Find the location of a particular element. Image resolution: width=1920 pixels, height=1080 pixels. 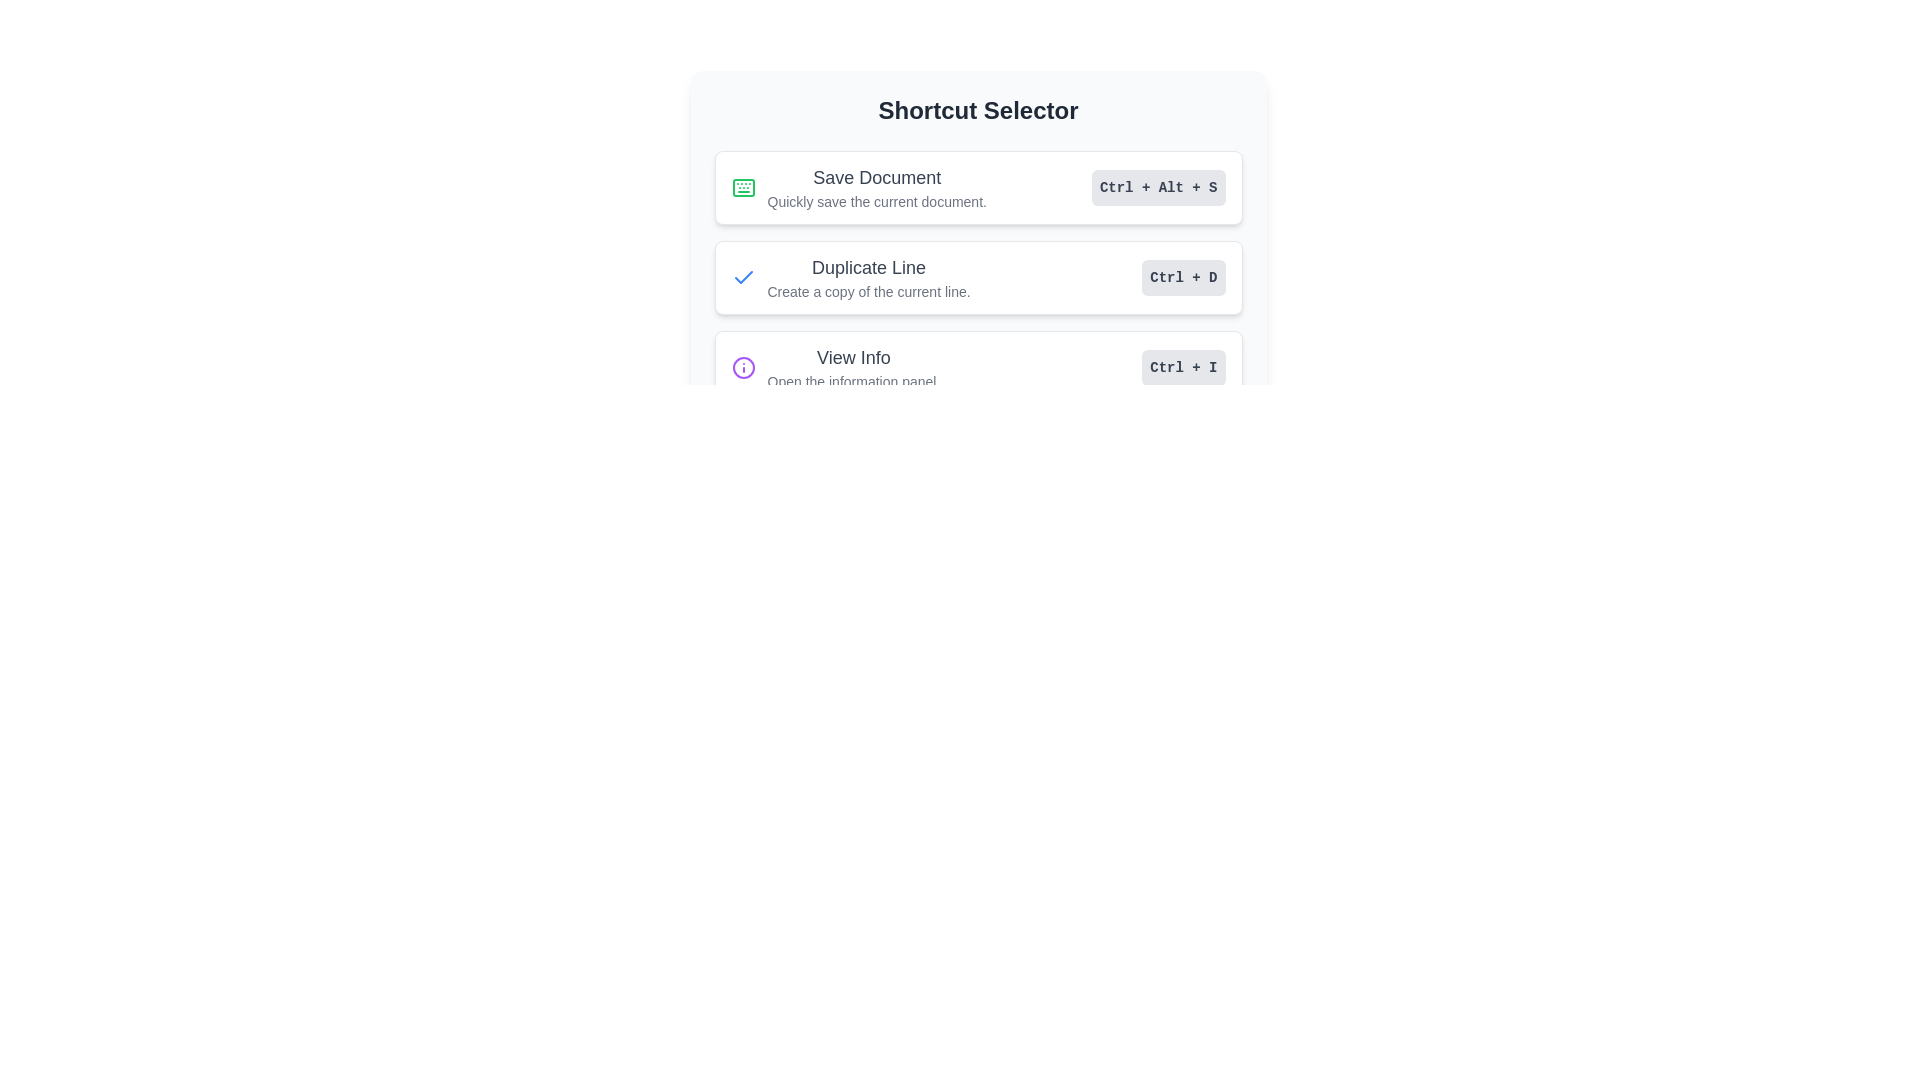

the Information label that describes the 'Save Document' shortcut, which is the first item in the vertically stacked list within the 'Shortcut Selector' interface is located at coordinates (877, 188).